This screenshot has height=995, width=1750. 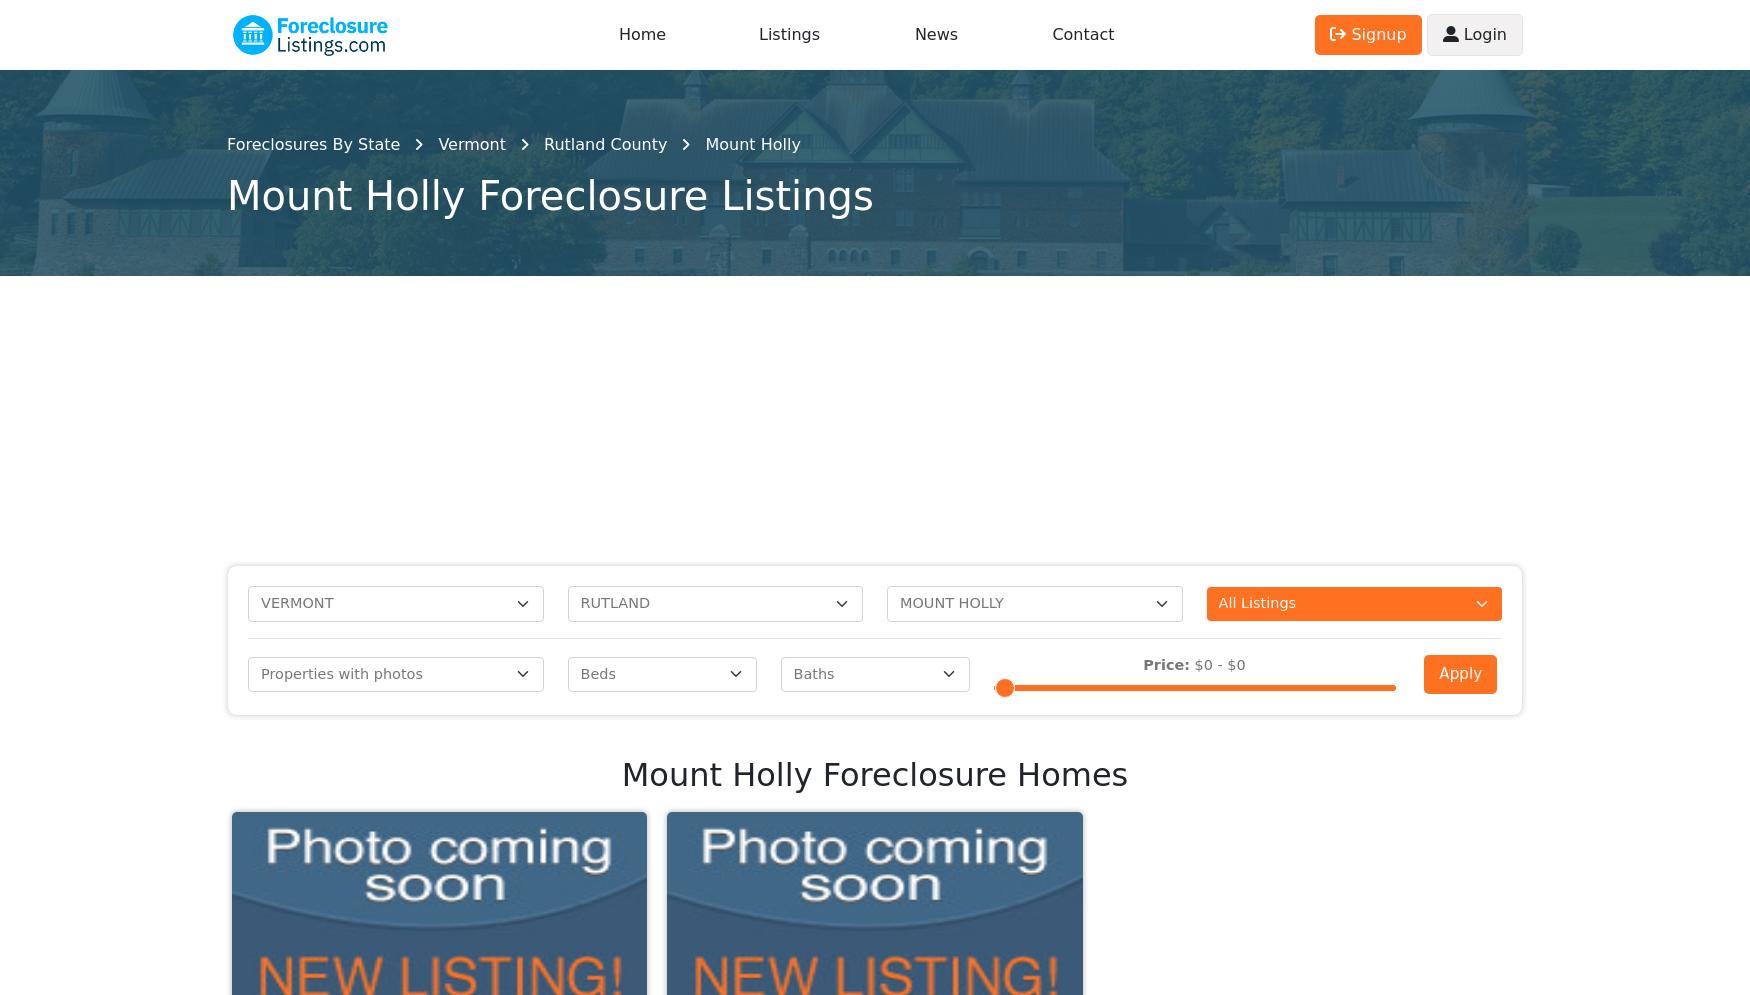 I want to click on 'West Pawlet, VT', so click(x=784, y=179).